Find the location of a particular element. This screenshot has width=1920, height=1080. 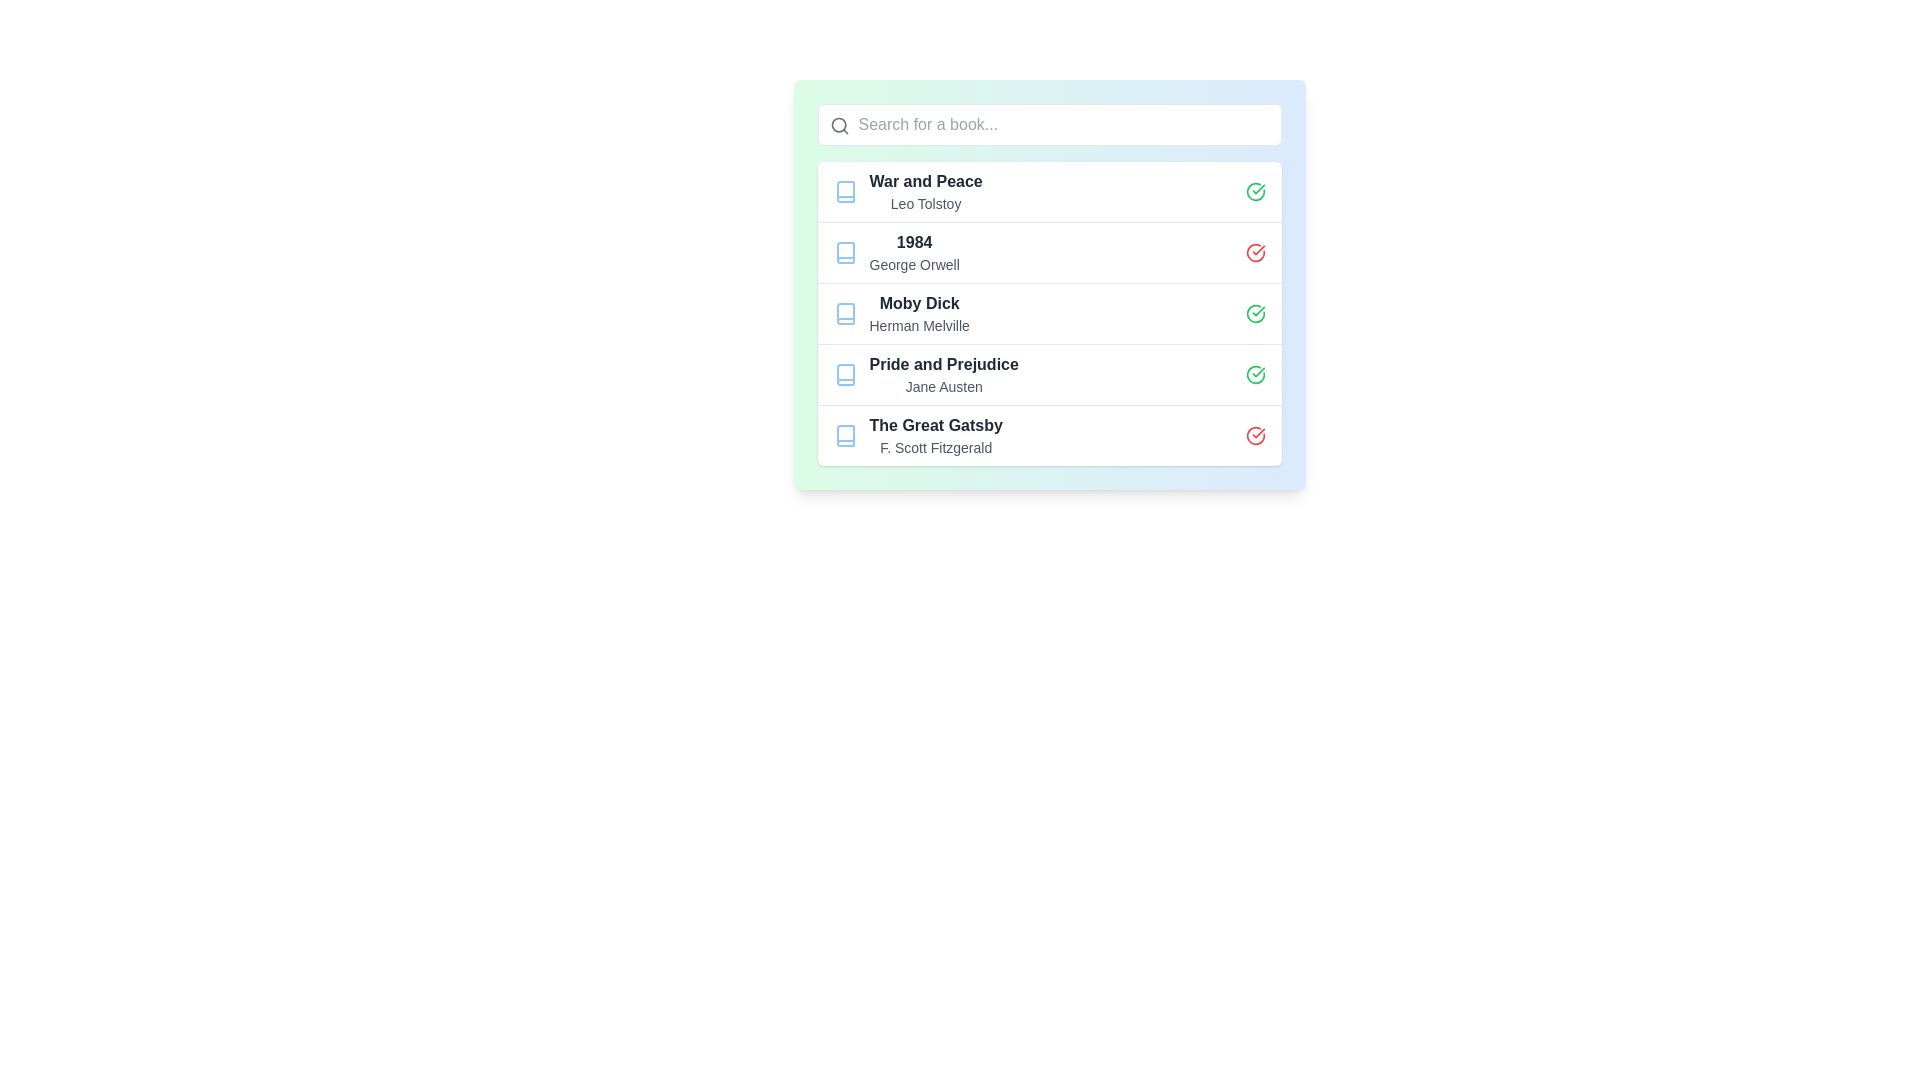

the circular checkmark icon with a green outline located in the rightmost position of the row for the book 'Moby Dick' is located at coordinates (1254, 313).